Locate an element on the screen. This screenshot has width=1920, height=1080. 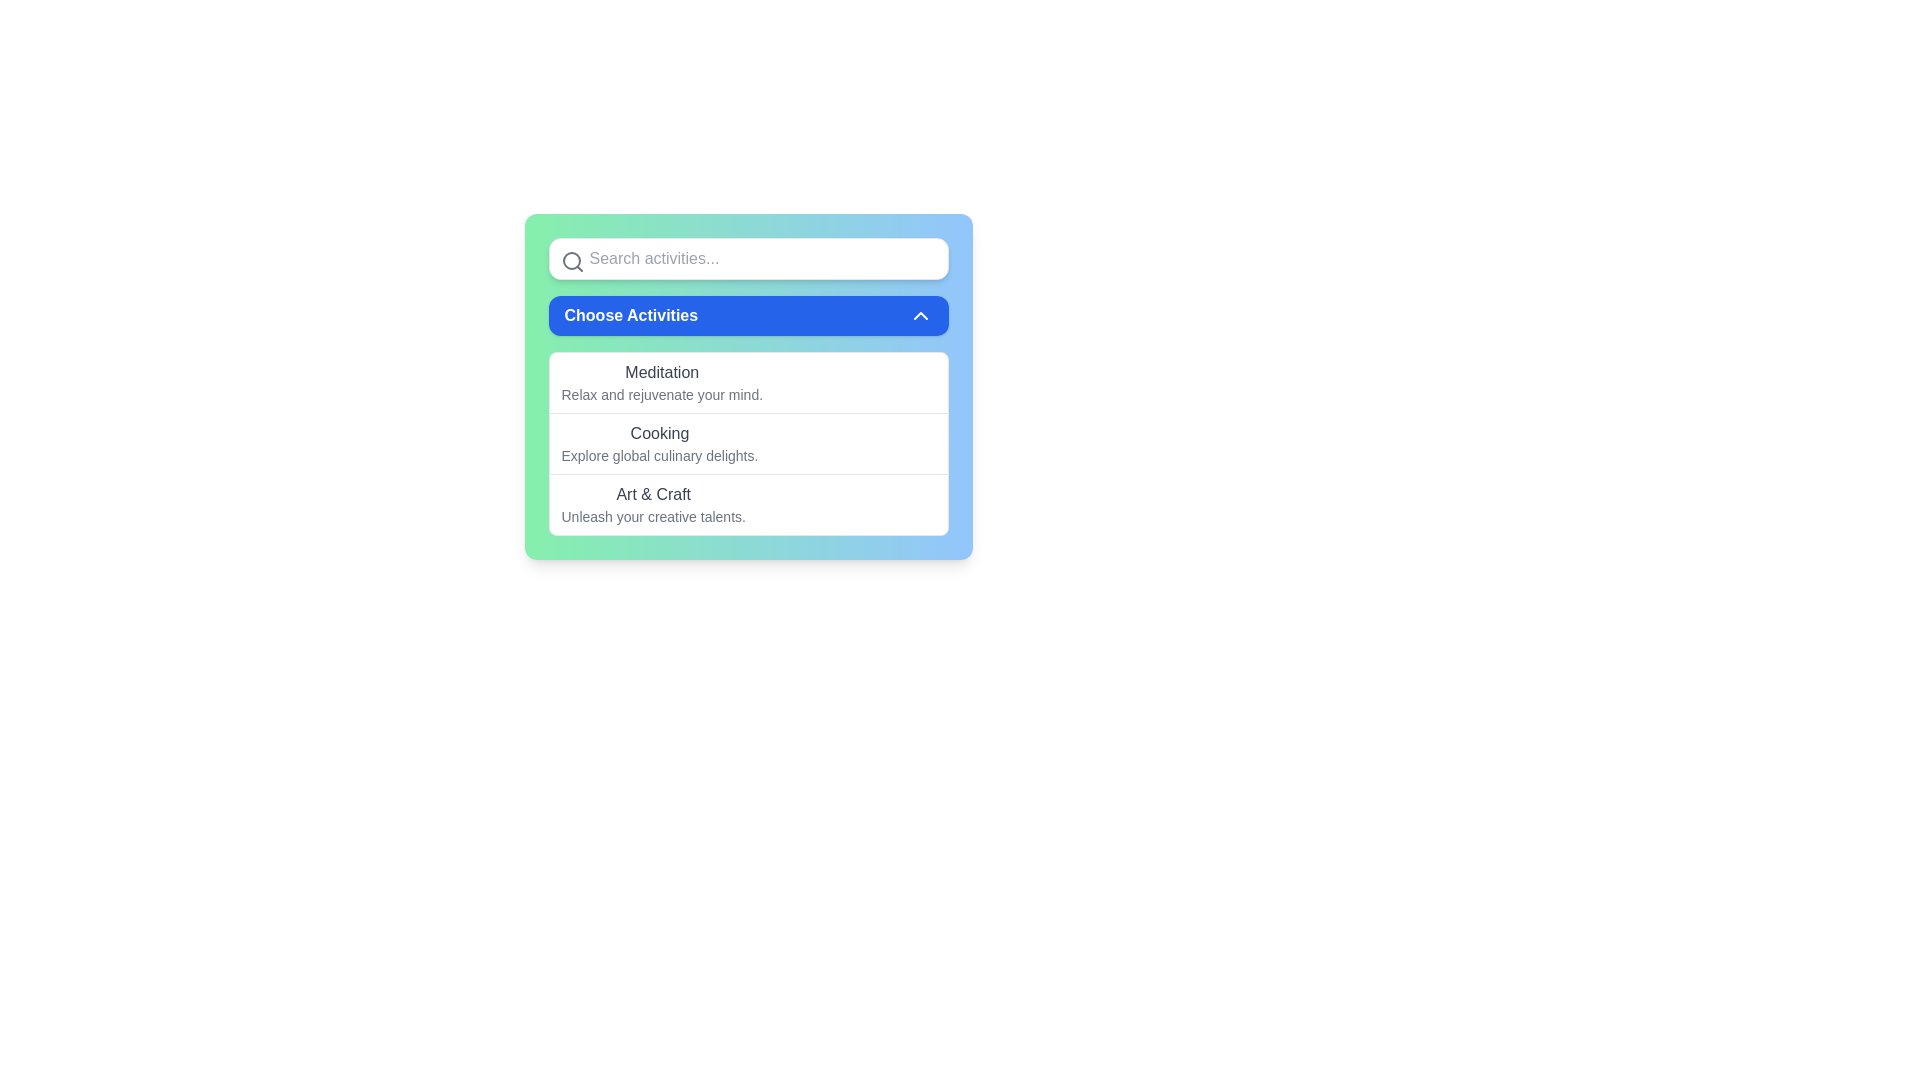
the text label displaying 'Relax and rejuvenate your mind.' which is styled in gray and positioned underneath the 'Meditation' label is located at coordinates (662, 394).